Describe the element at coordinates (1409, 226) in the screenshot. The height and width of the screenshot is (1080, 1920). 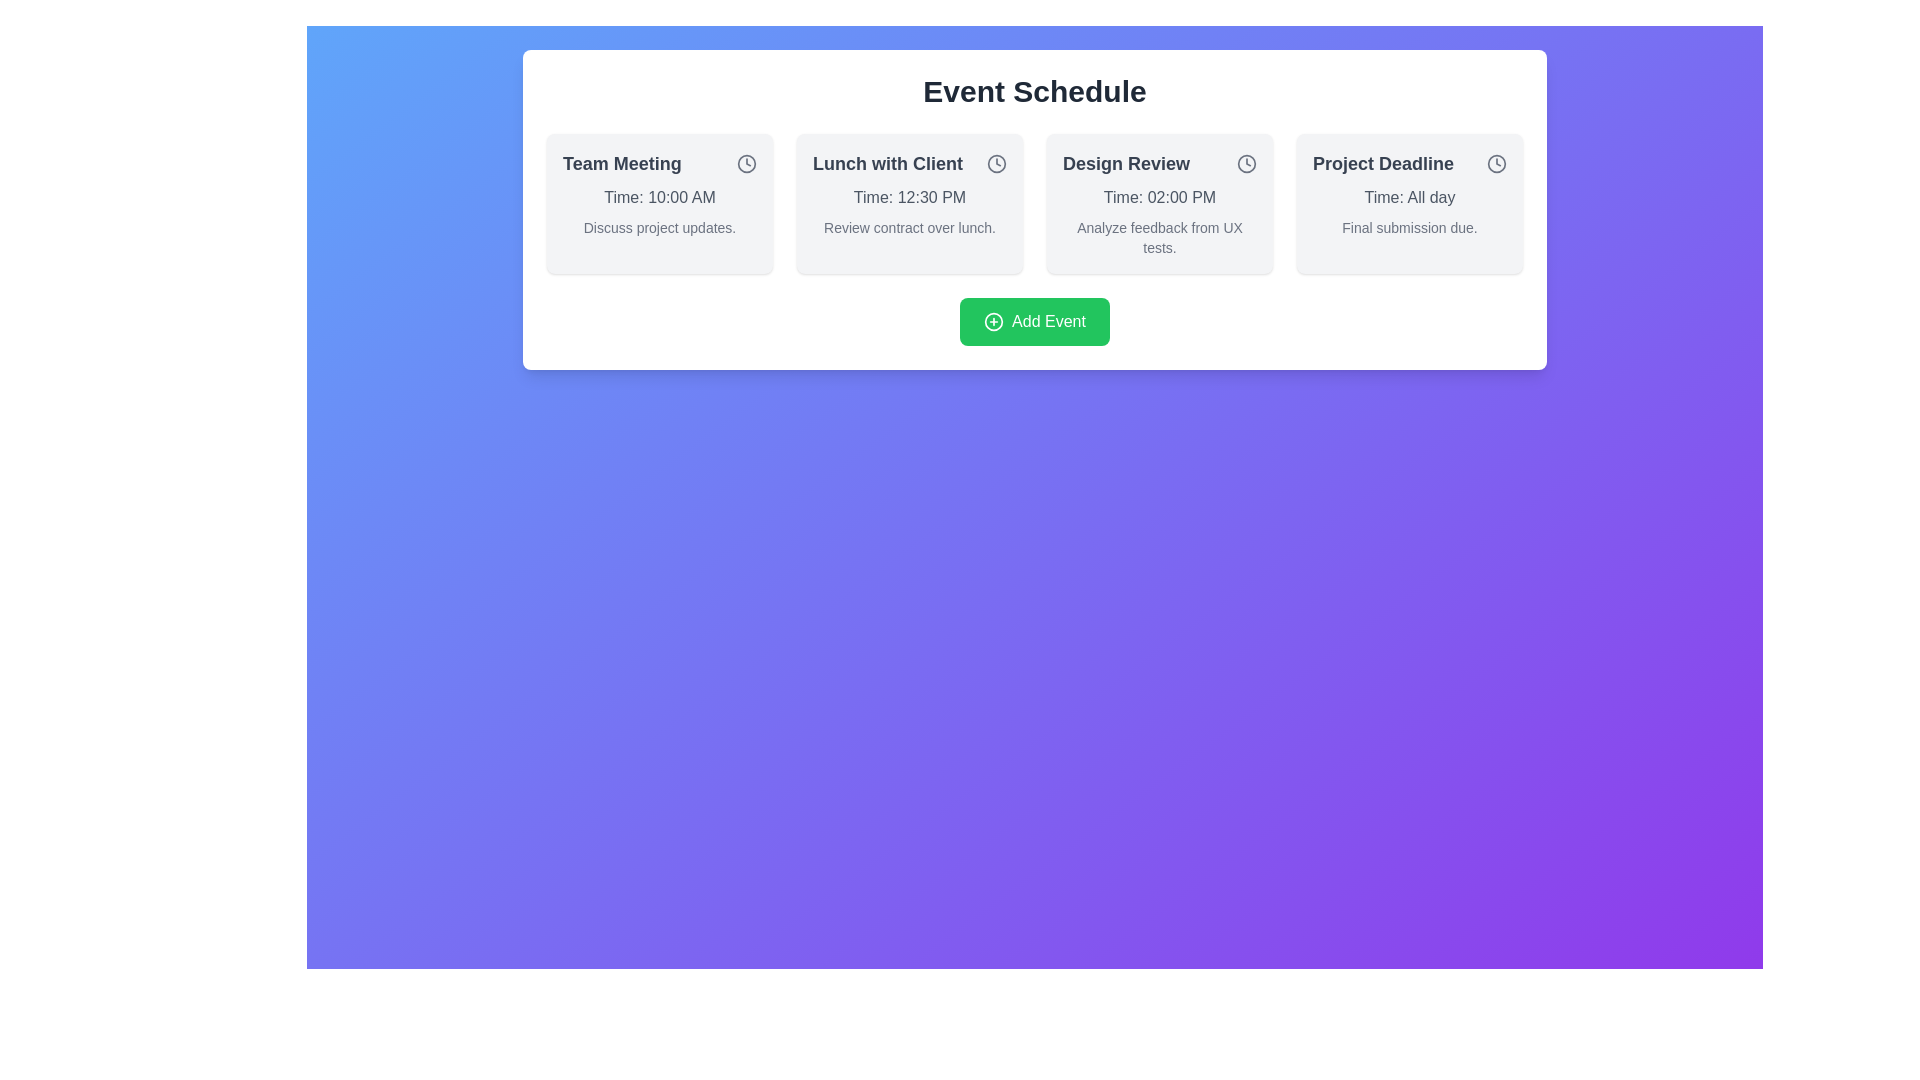
I see `the non-interactive text label located at the bottom of the 'Project Deadline' card, which provides information about the submission deadline` at that location.